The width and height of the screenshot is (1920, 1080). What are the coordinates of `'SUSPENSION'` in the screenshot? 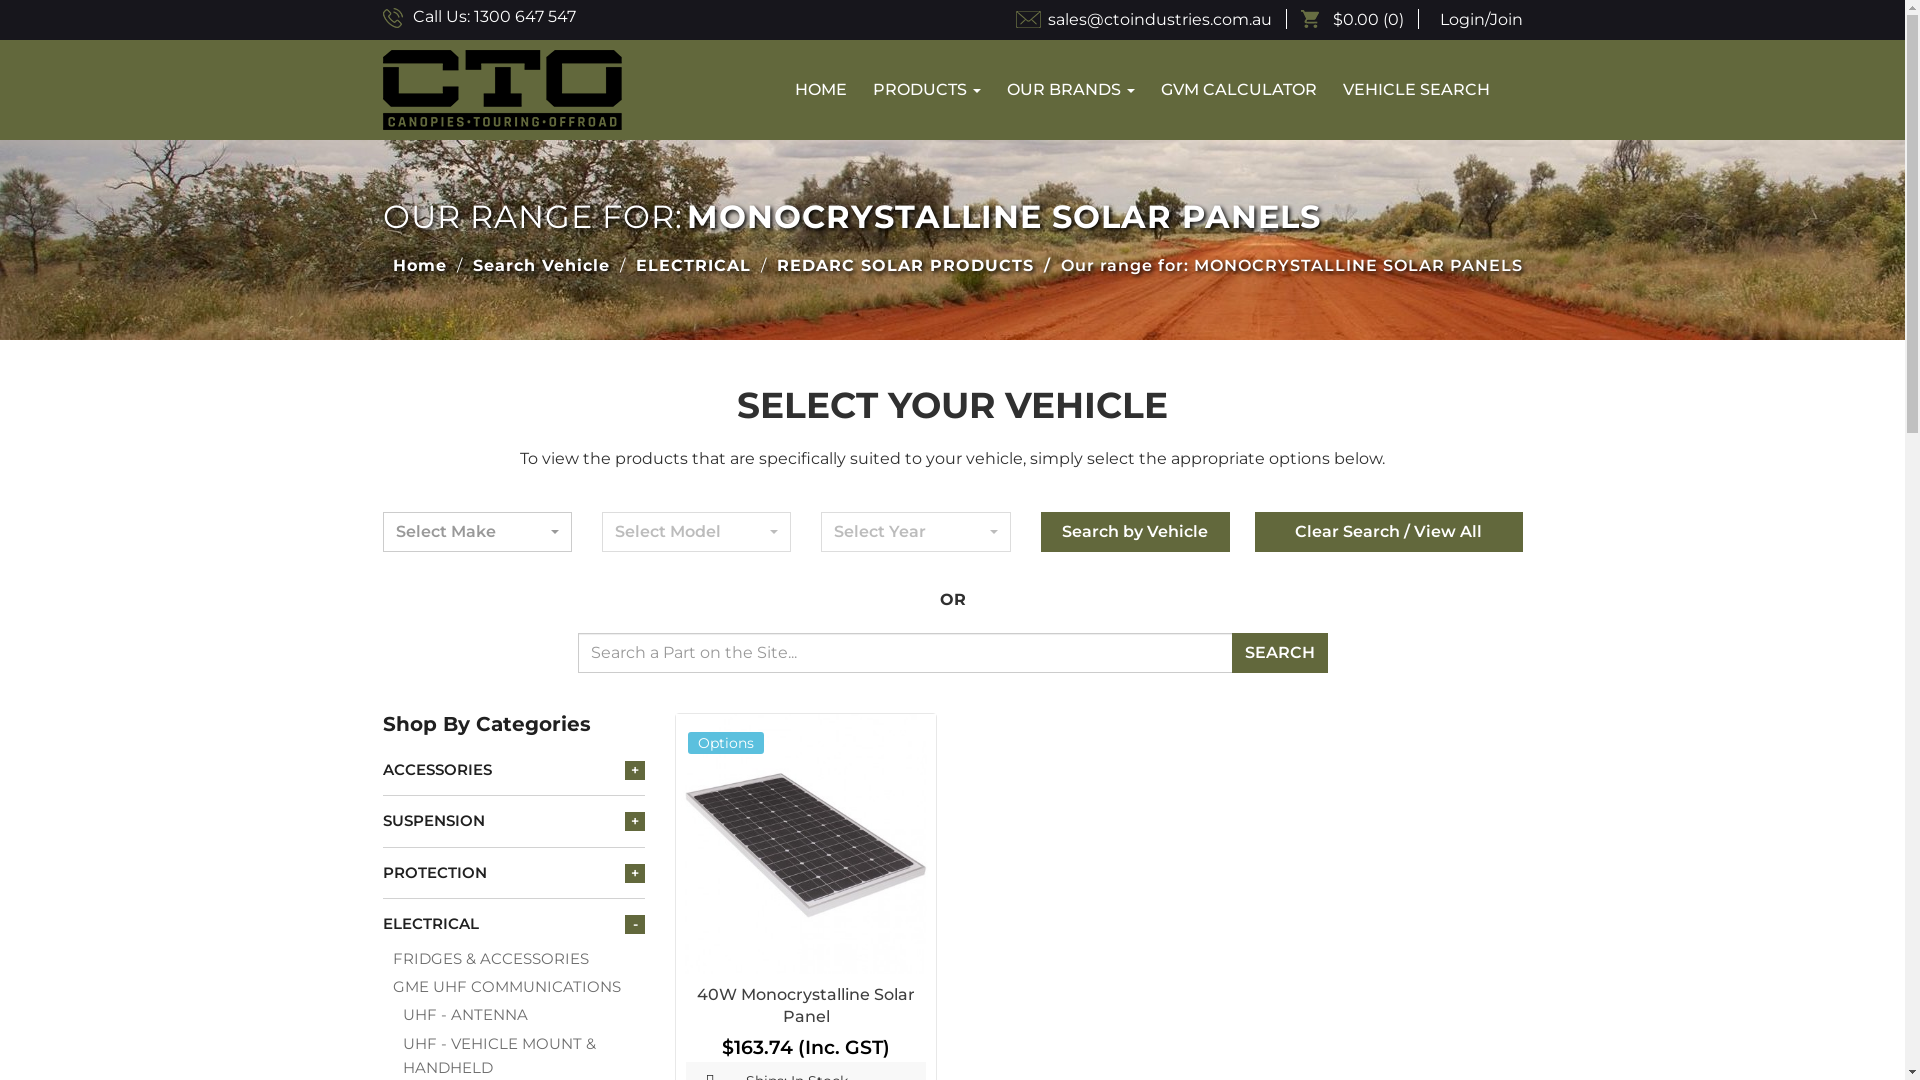 It's located at (382, 821).